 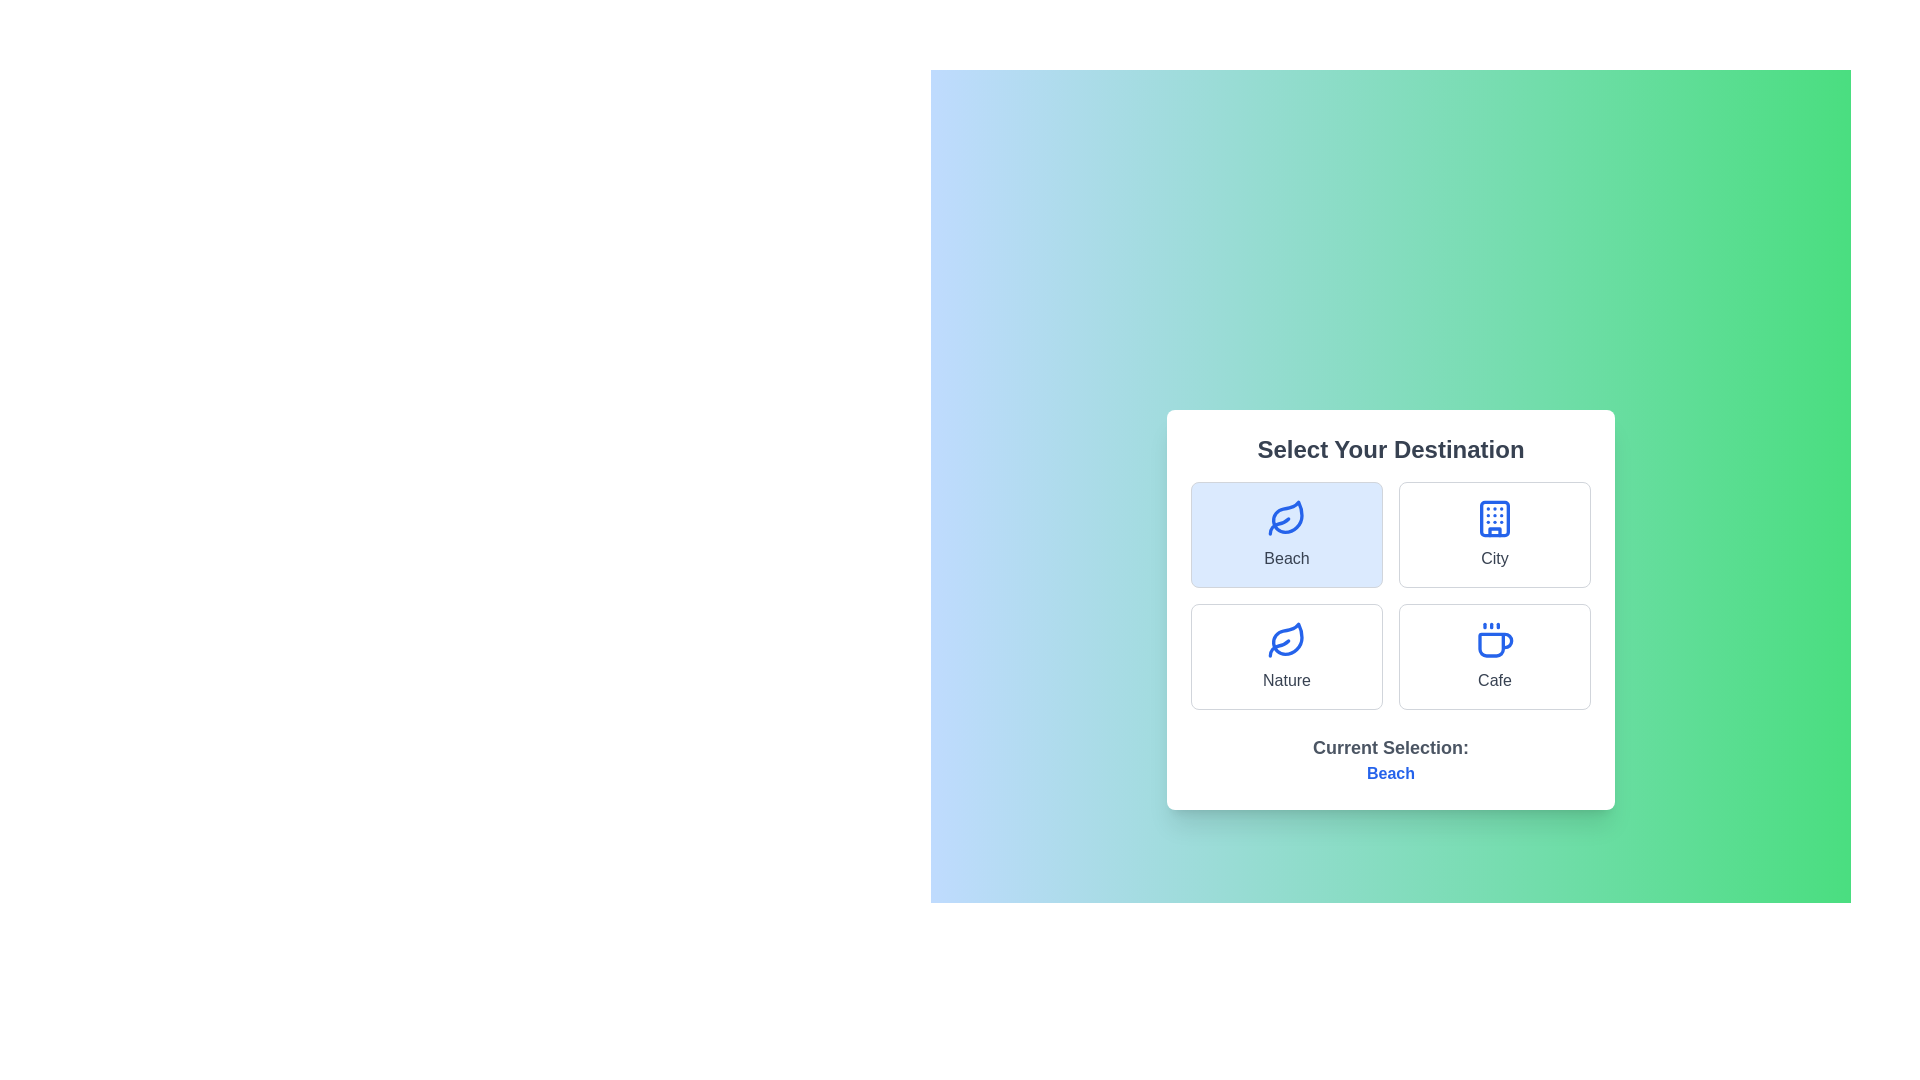 I want to click on the Cafe option to observe the visual feedback, so click(x=1494, y=656).